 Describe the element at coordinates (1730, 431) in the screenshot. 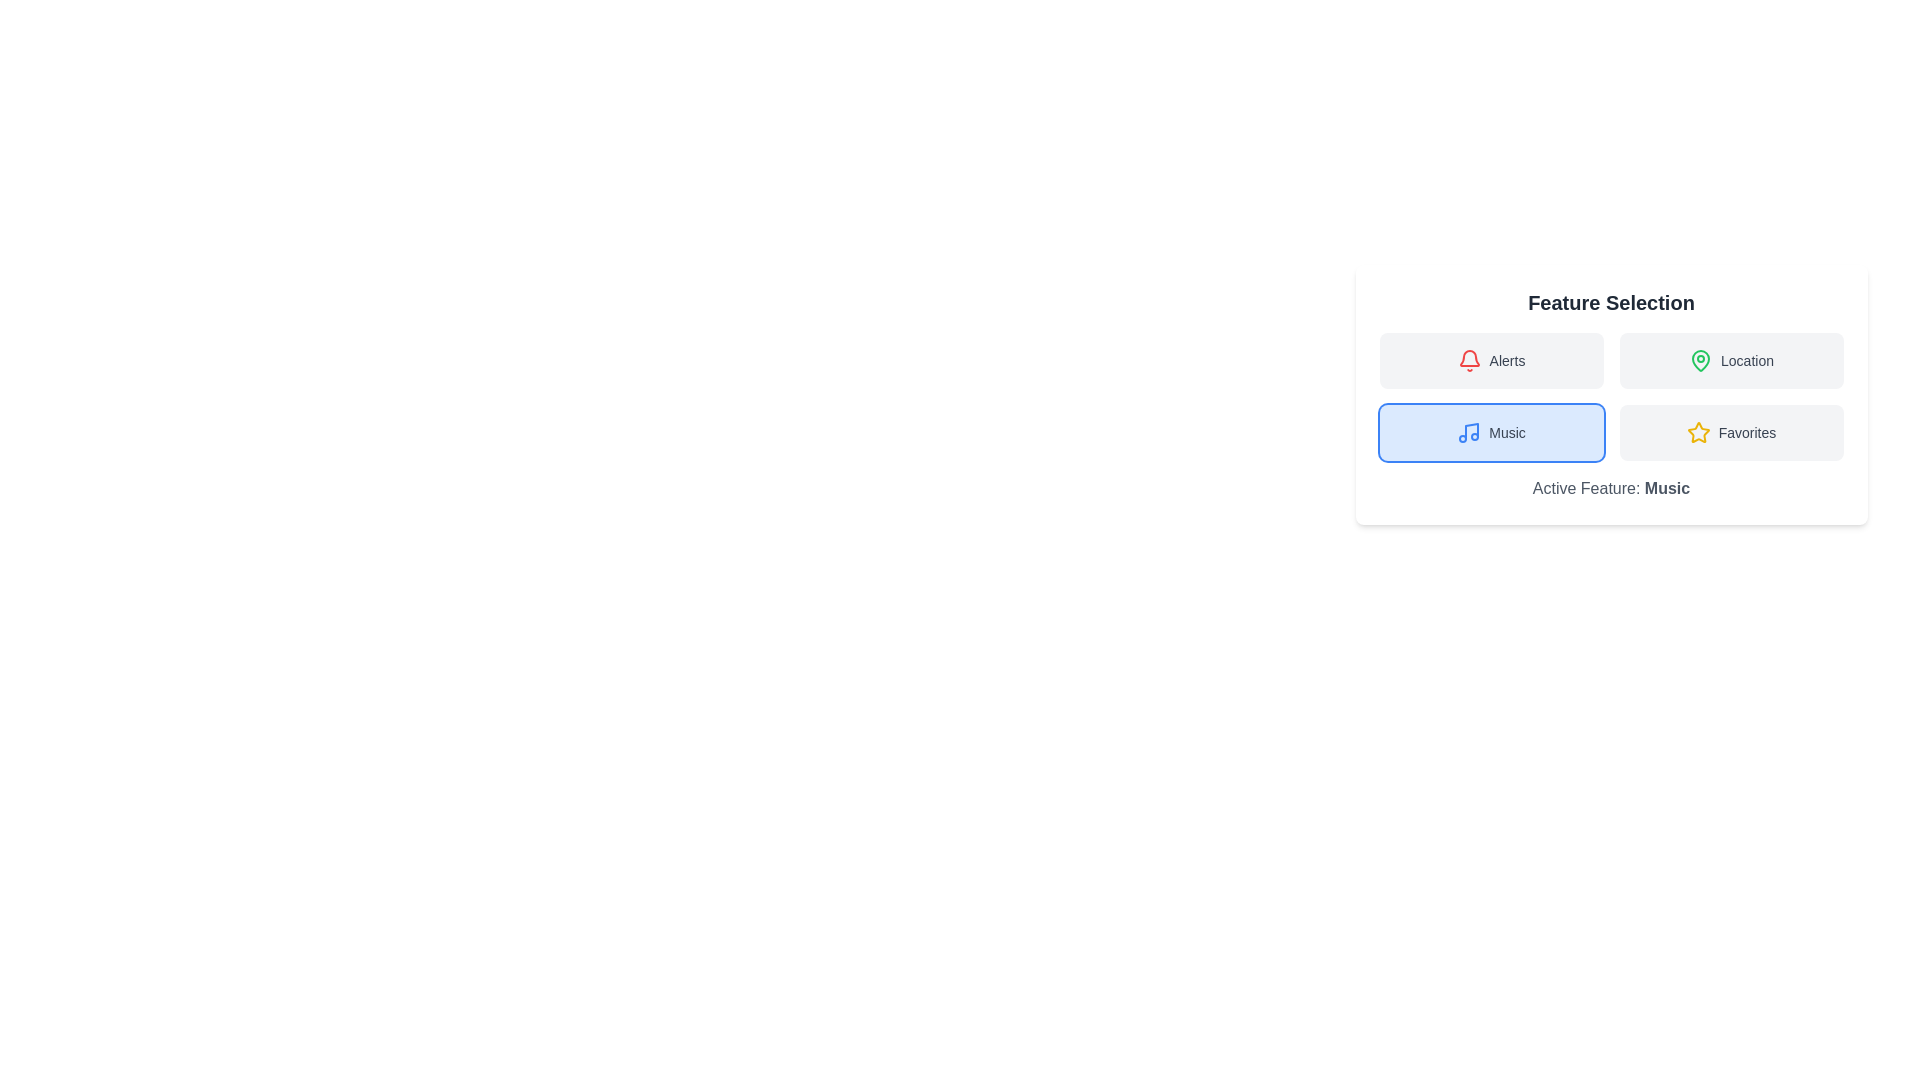

I see `the Favorites button to observe its color change` at that location.